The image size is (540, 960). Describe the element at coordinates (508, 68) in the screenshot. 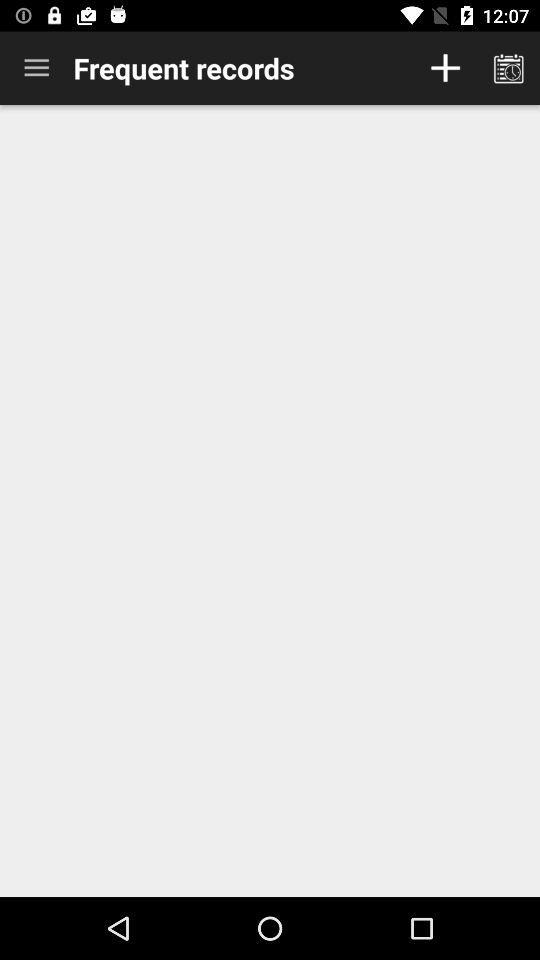

I see `open calendar` at that location.